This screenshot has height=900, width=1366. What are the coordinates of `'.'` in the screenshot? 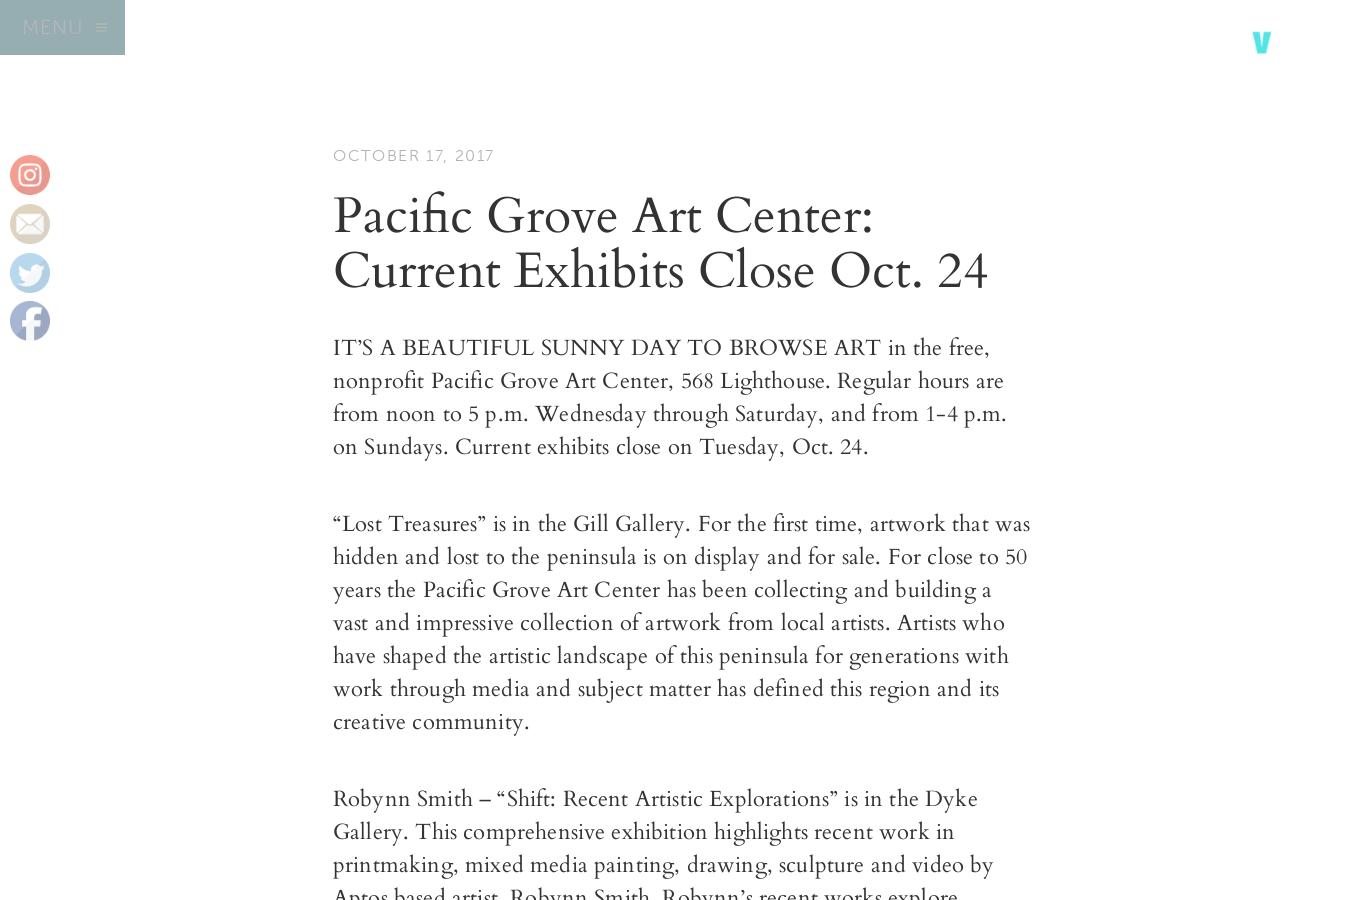 It's located at (863, 447).